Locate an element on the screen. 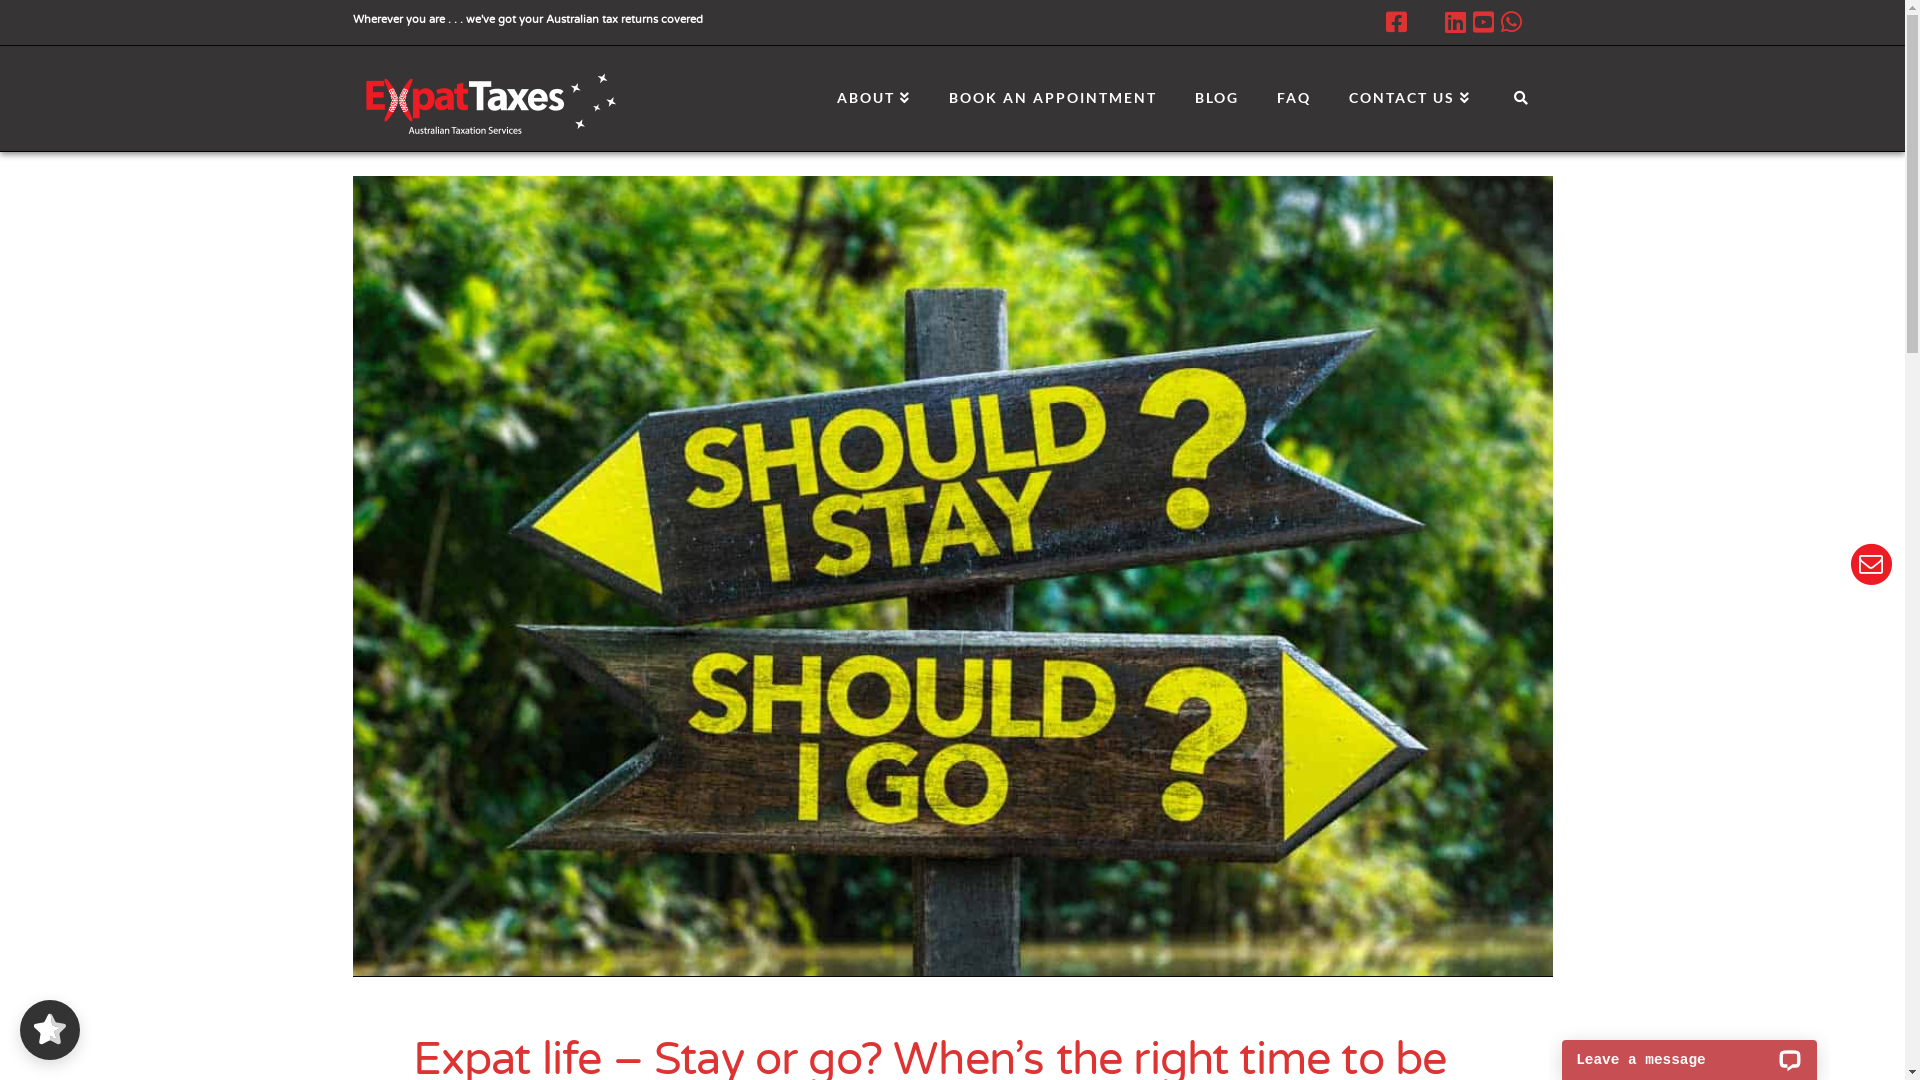  'BOOK AN APPOINTMENT' is located at coordinates (1050, 91).